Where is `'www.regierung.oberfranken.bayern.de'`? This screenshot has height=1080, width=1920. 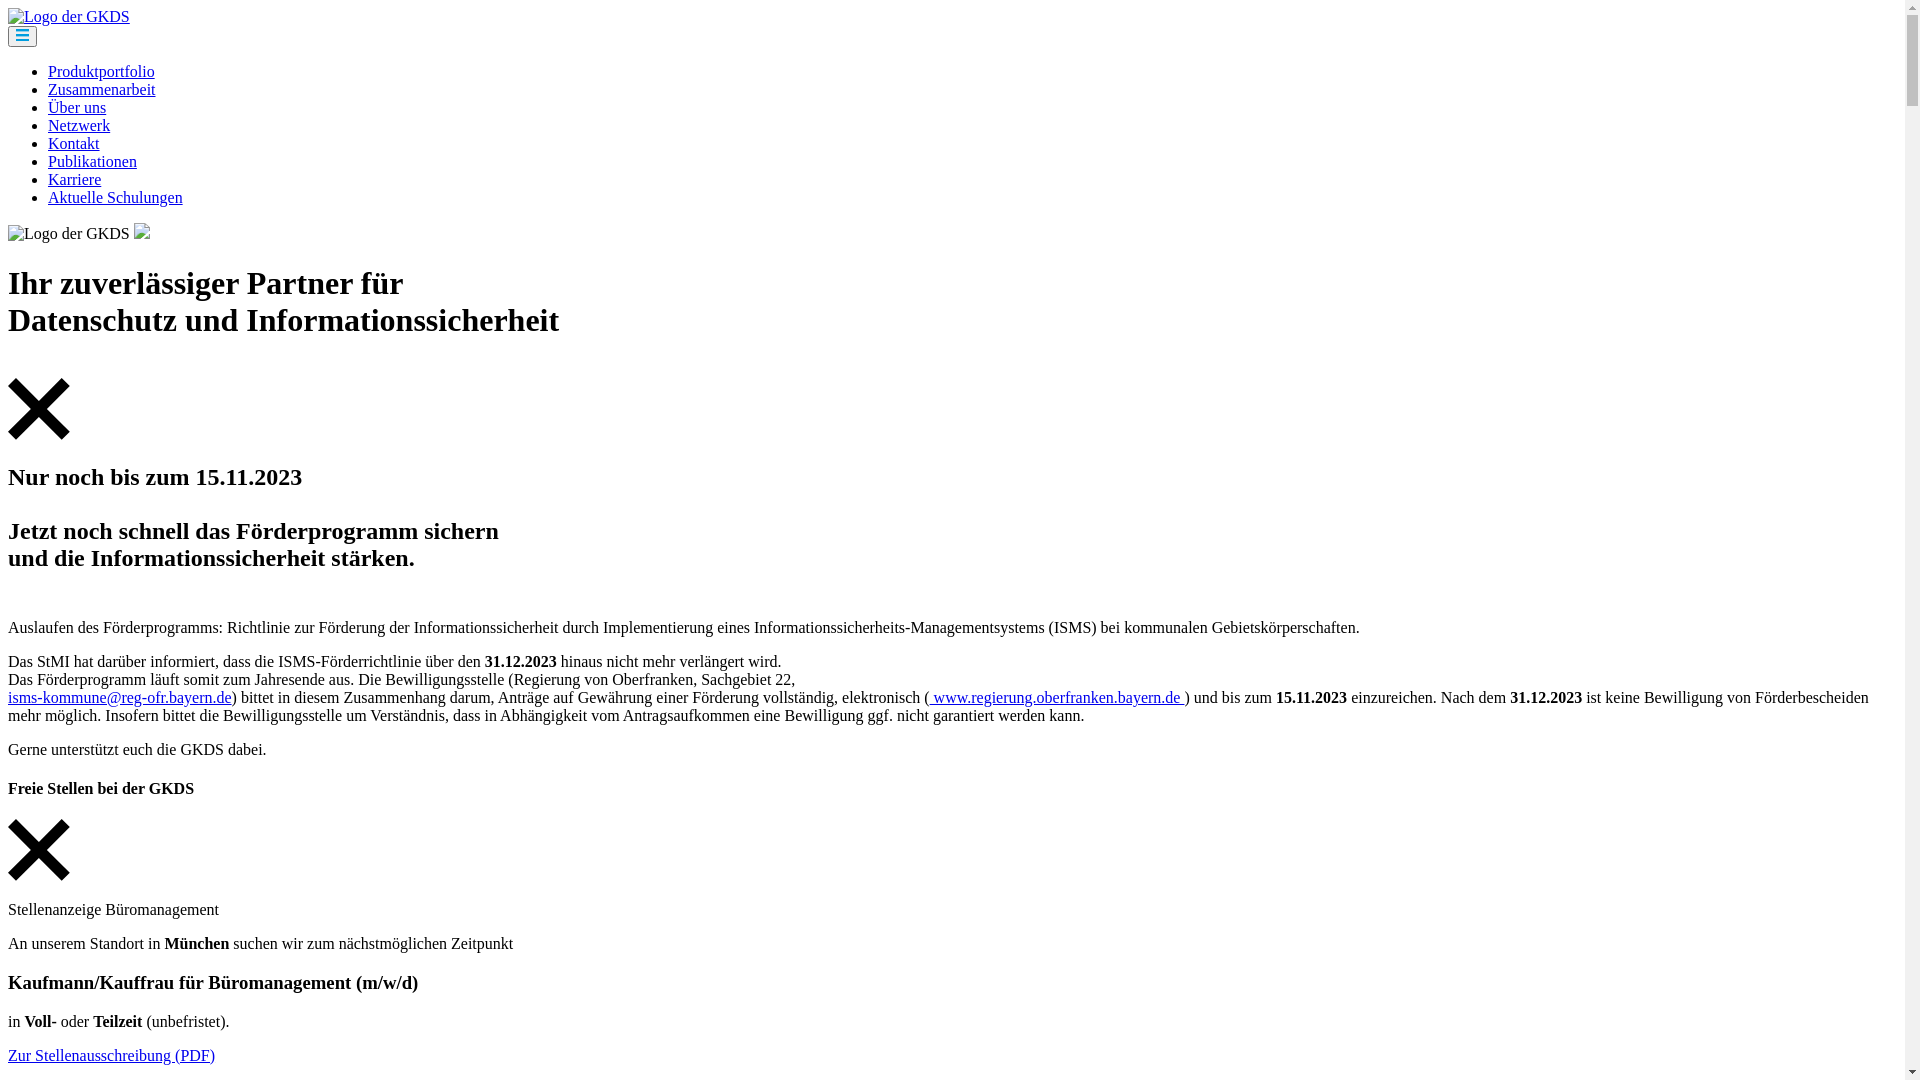
'www.regierung.oberfranken.bayern.de' is located at coordinates (929, 696).